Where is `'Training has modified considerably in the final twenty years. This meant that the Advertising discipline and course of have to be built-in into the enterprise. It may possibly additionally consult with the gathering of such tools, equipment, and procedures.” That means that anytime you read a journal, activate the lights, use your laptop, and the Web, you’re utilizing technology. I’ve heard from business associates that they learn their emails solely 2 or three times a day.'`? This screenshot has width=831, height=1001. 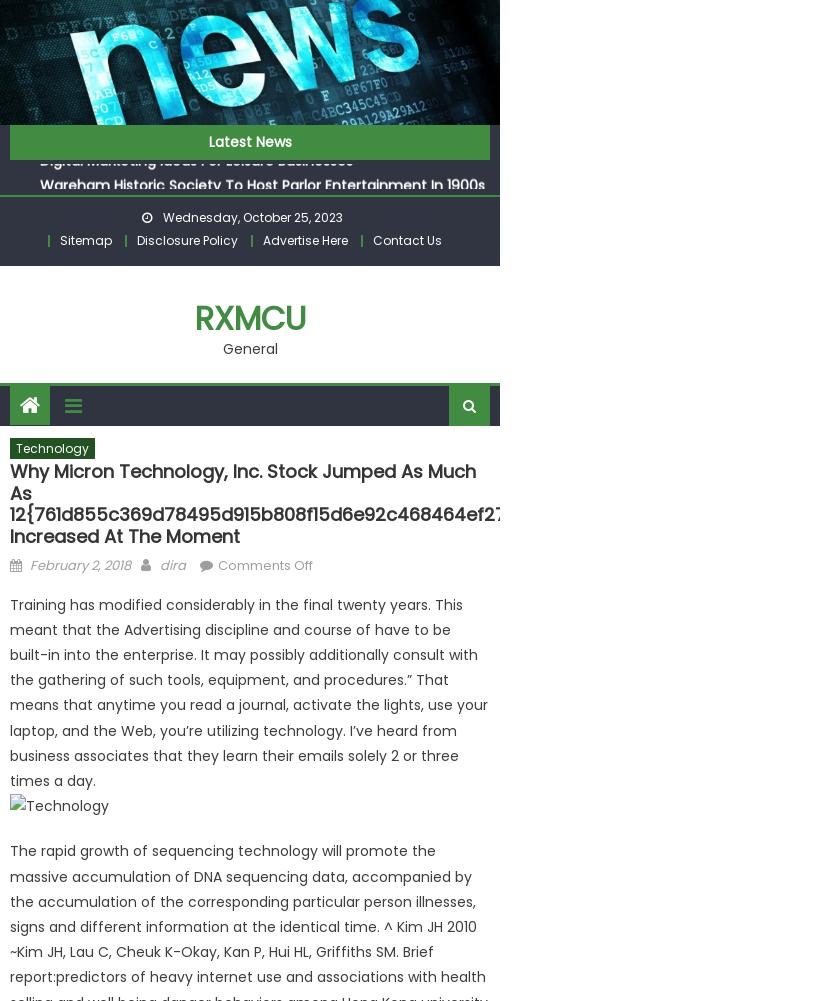
'Training has modified considerably in the final twenty years. This meant that the Advertising discipline and course of have to be built-in into the enterprise. It may possibly additionally consult with the gathering of such tools, equipment, and procedures.” That means that anytime you read a journal, activate the lights, use your laptop, and the Web, you’re utilizing technology. I’ve heard from business associates that they learn their emails solely 2 or three times a day.' is located at coordinates (247, 691).